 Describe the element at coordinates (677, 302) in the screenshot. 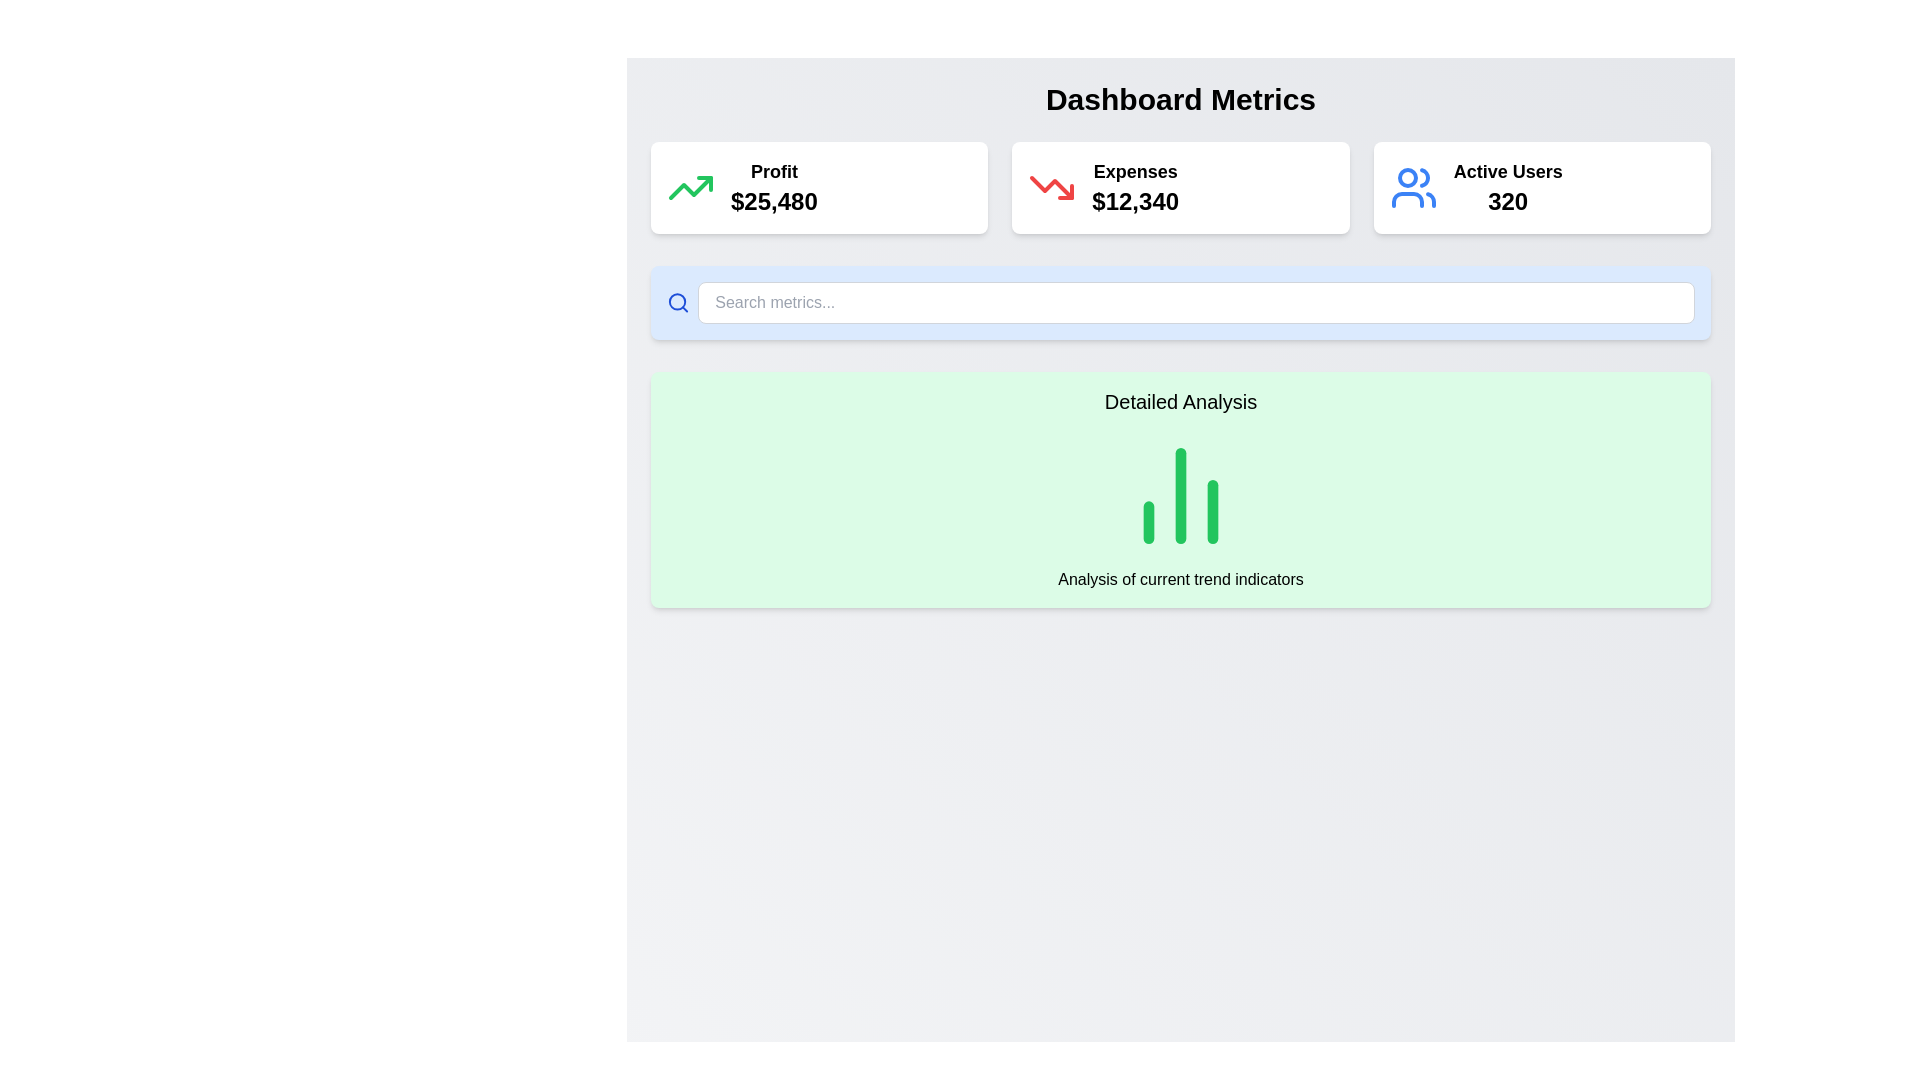

I see `the circular part of the SVG-based magnifying glass icon, which is styled with a solid boundary and no fill, located near the top center of the interface, to interact with the search functionality` at that location.